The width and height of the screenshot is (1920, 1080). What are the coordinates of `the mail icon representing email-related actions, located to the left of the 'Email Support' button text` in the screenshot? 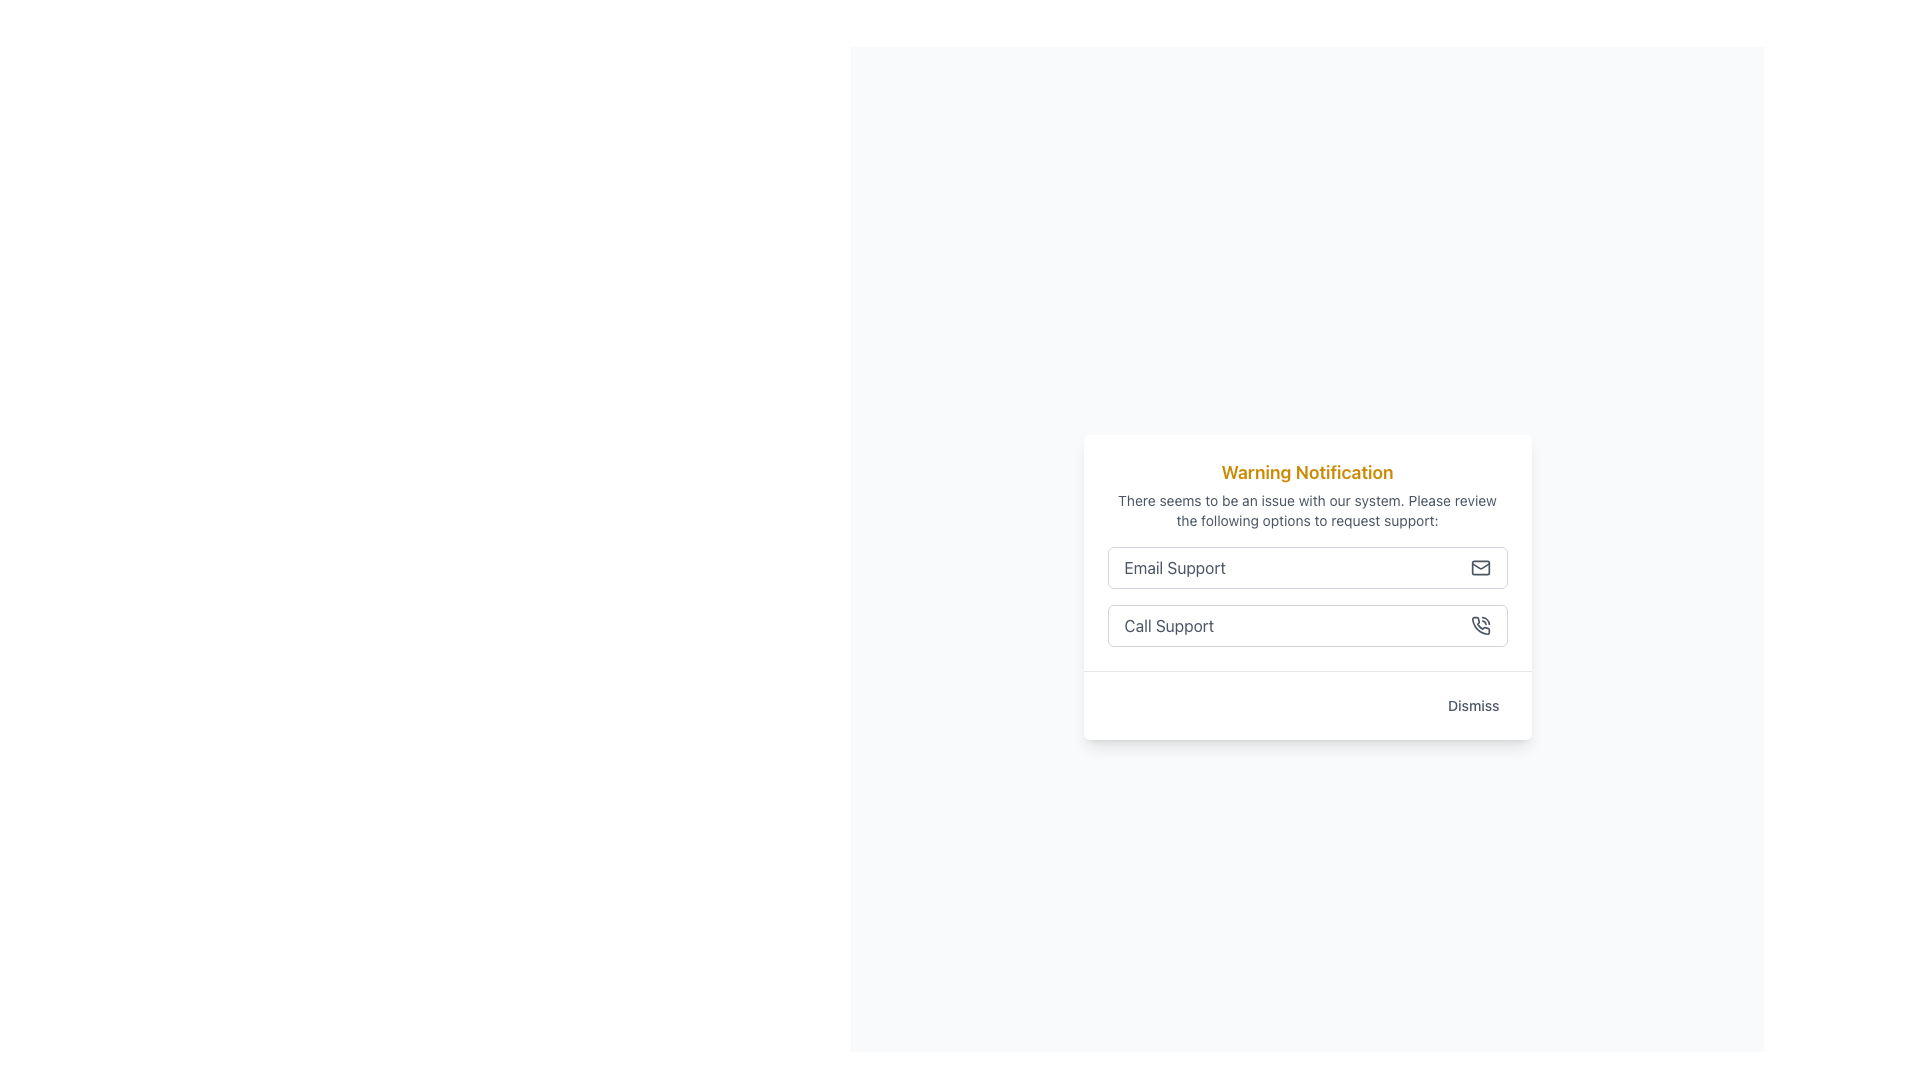 It's located at (1480, 565).